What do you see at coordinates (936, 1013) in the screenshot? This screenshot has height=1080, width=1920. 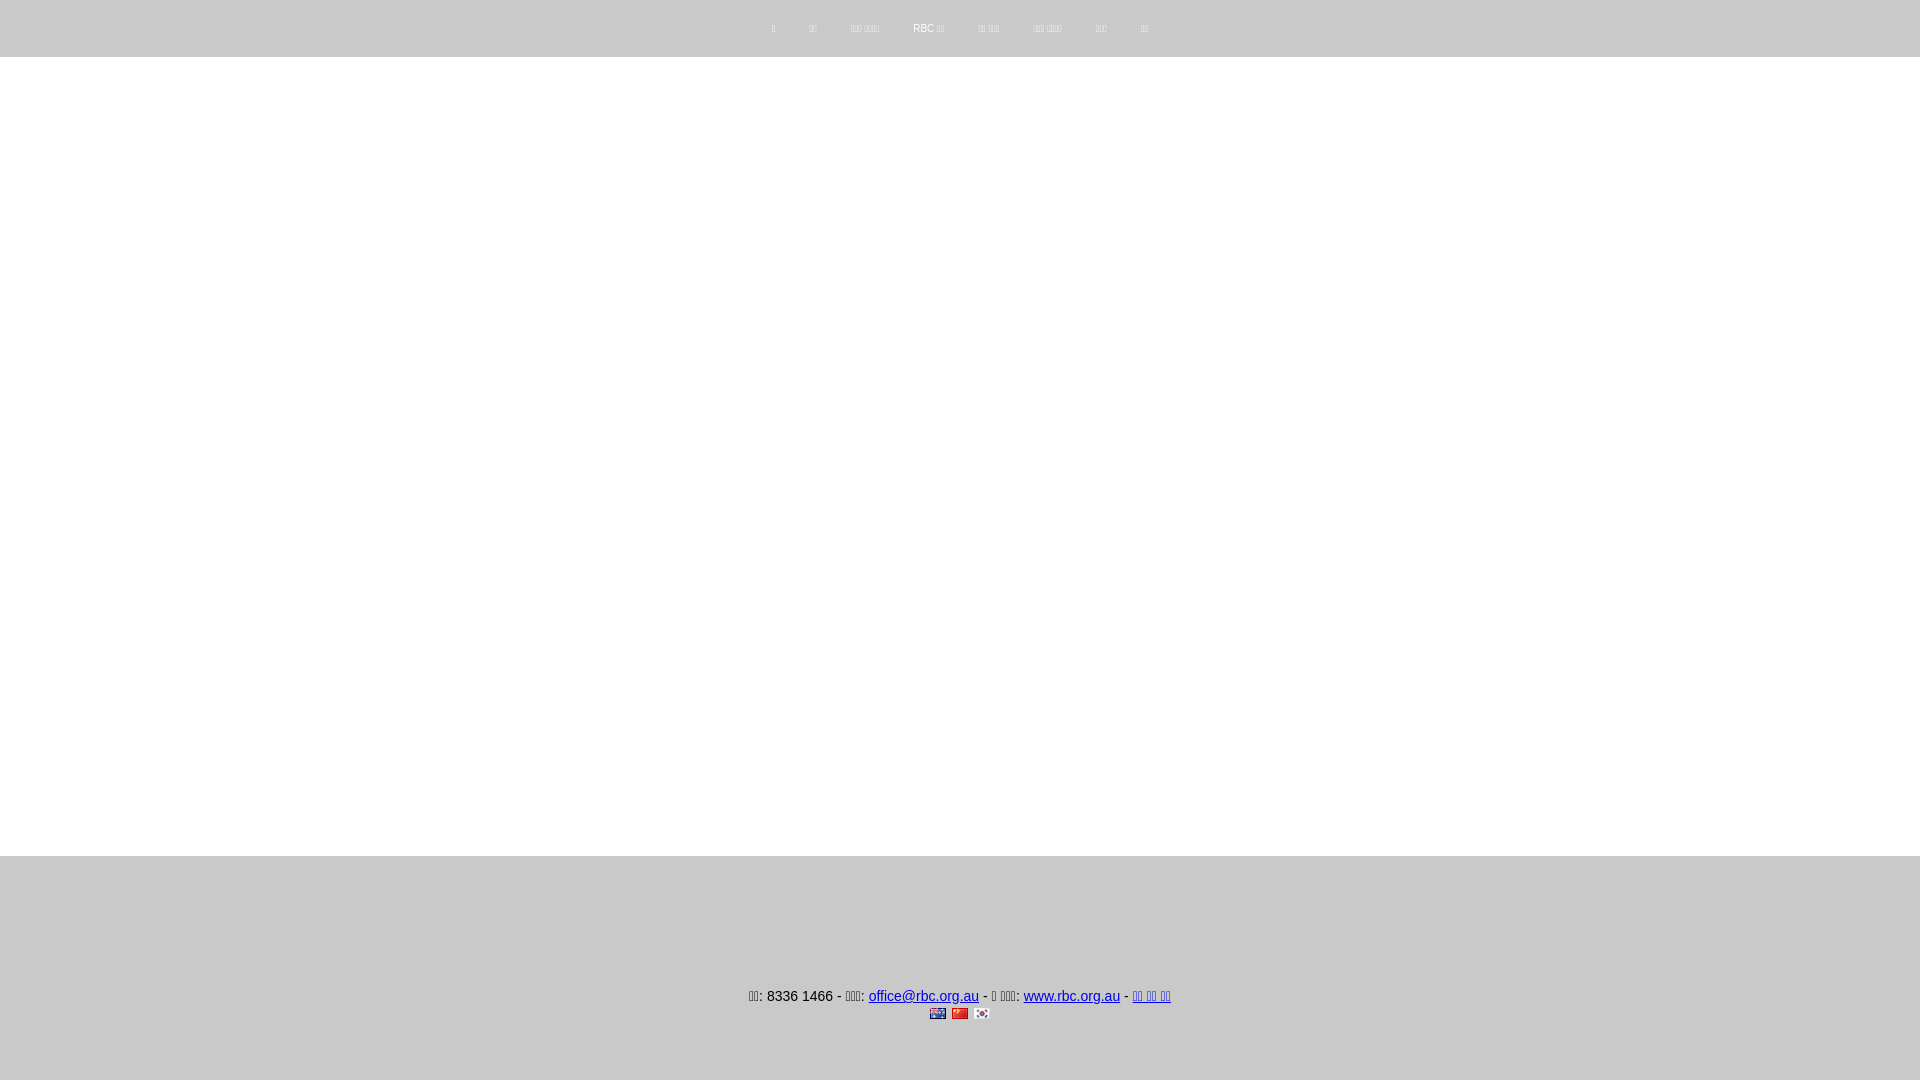 I see `'English'` at bounding box center [936, 1013].